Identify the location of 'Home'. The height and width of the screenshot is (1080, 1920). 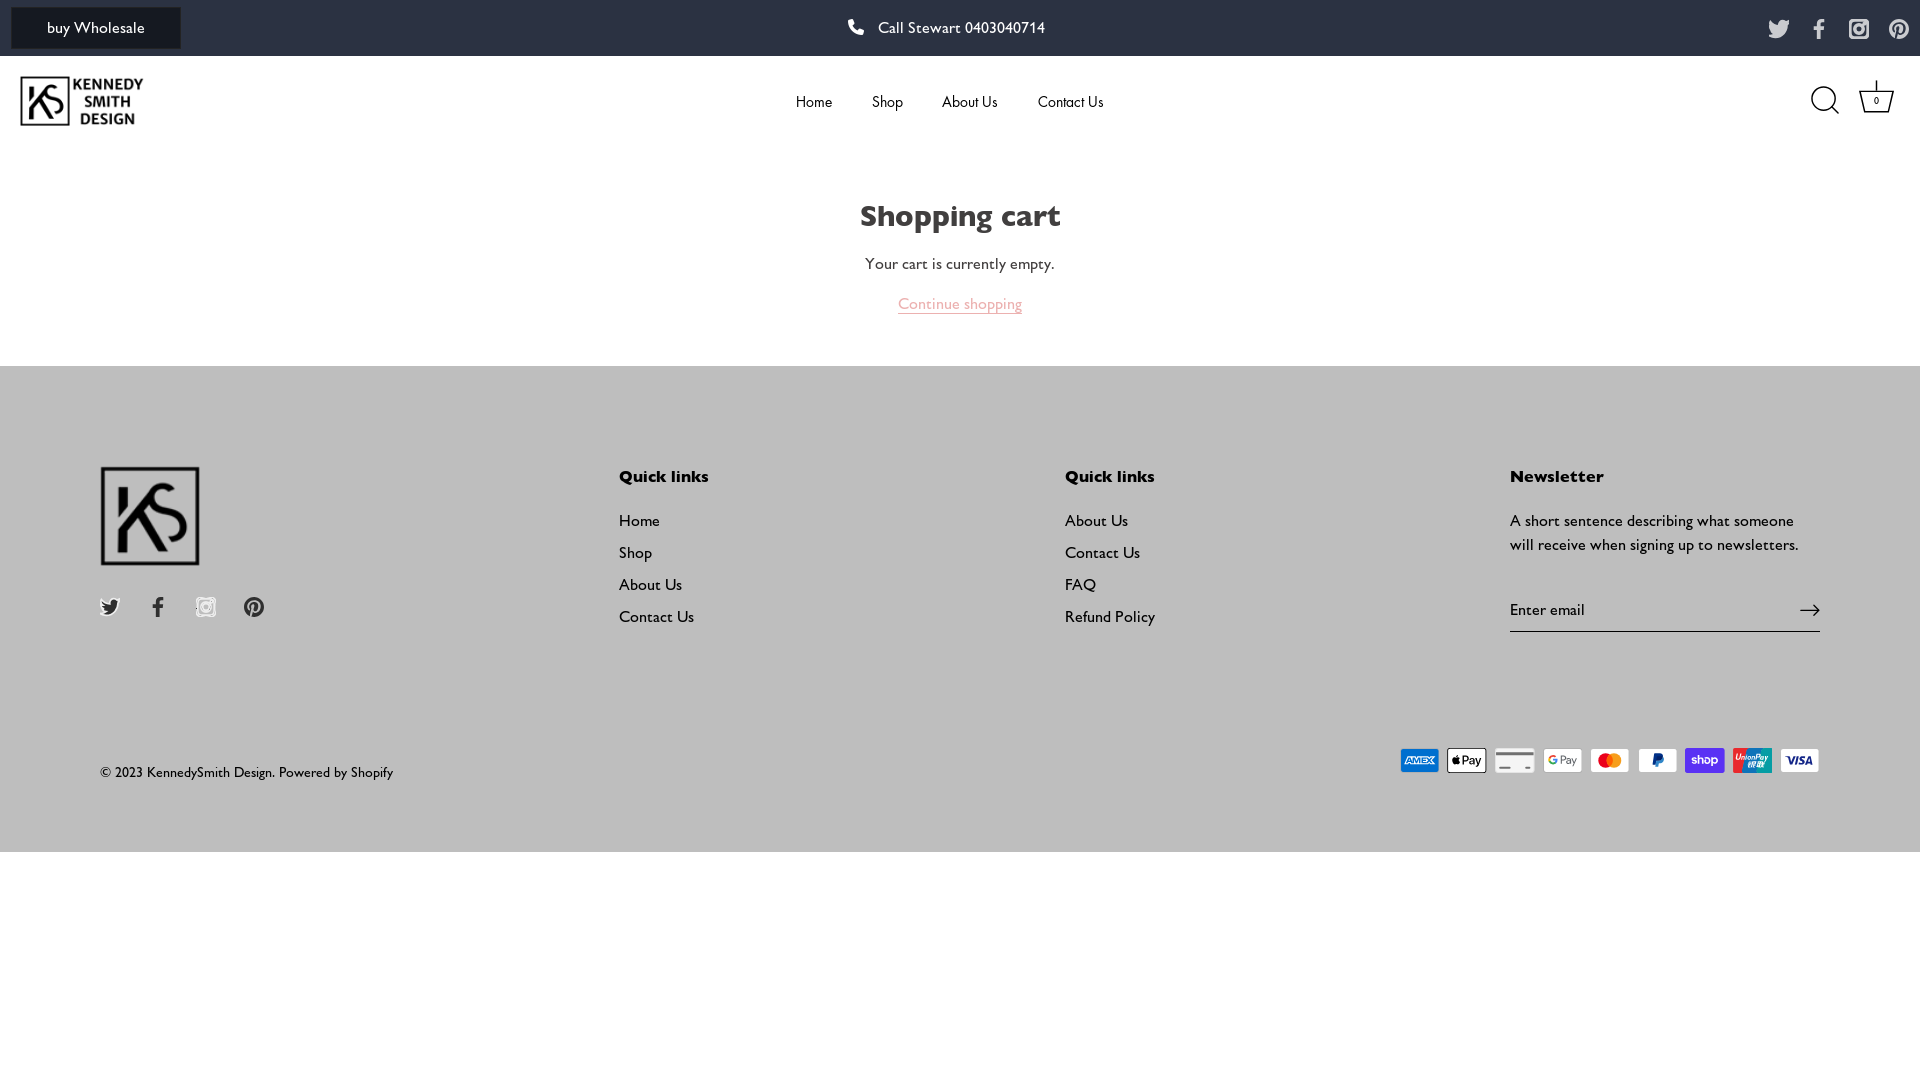
(814, 100).